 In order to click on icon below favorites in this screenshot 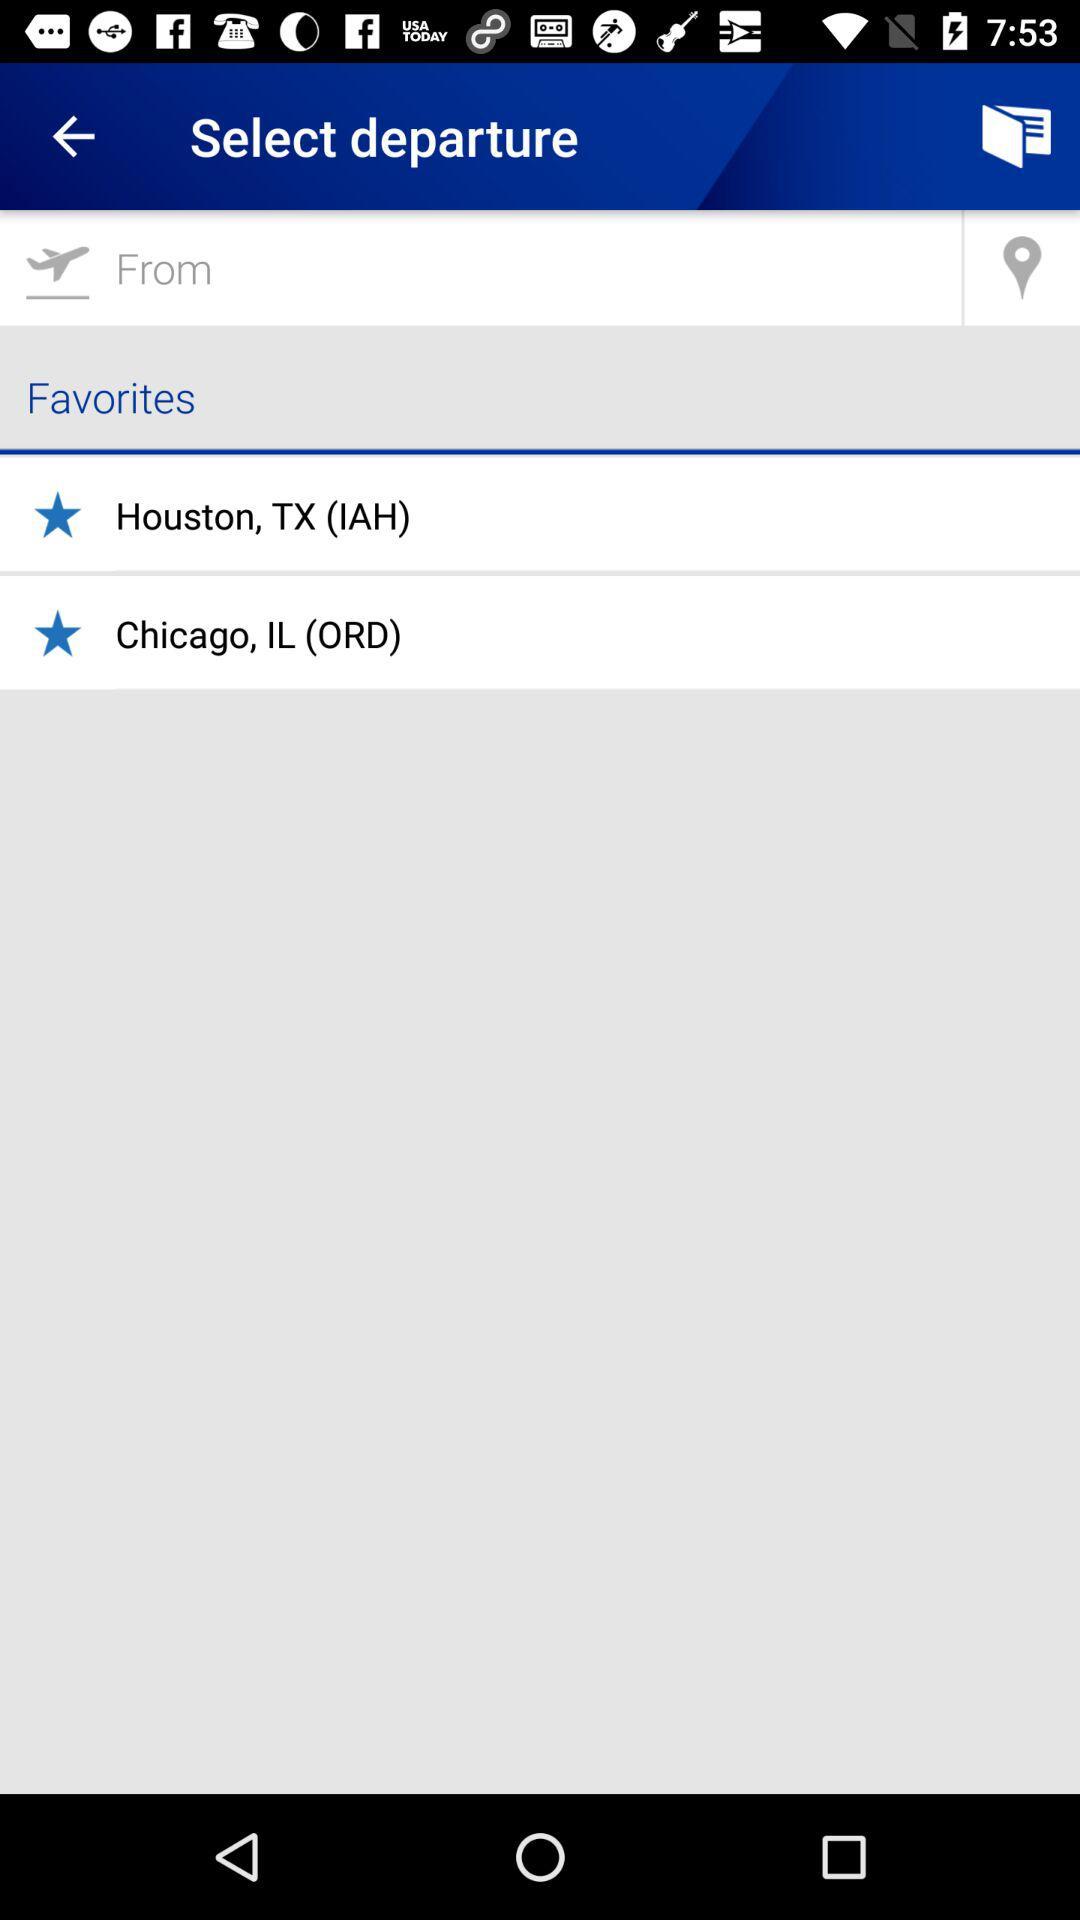, I will do `click(262, 515)`.